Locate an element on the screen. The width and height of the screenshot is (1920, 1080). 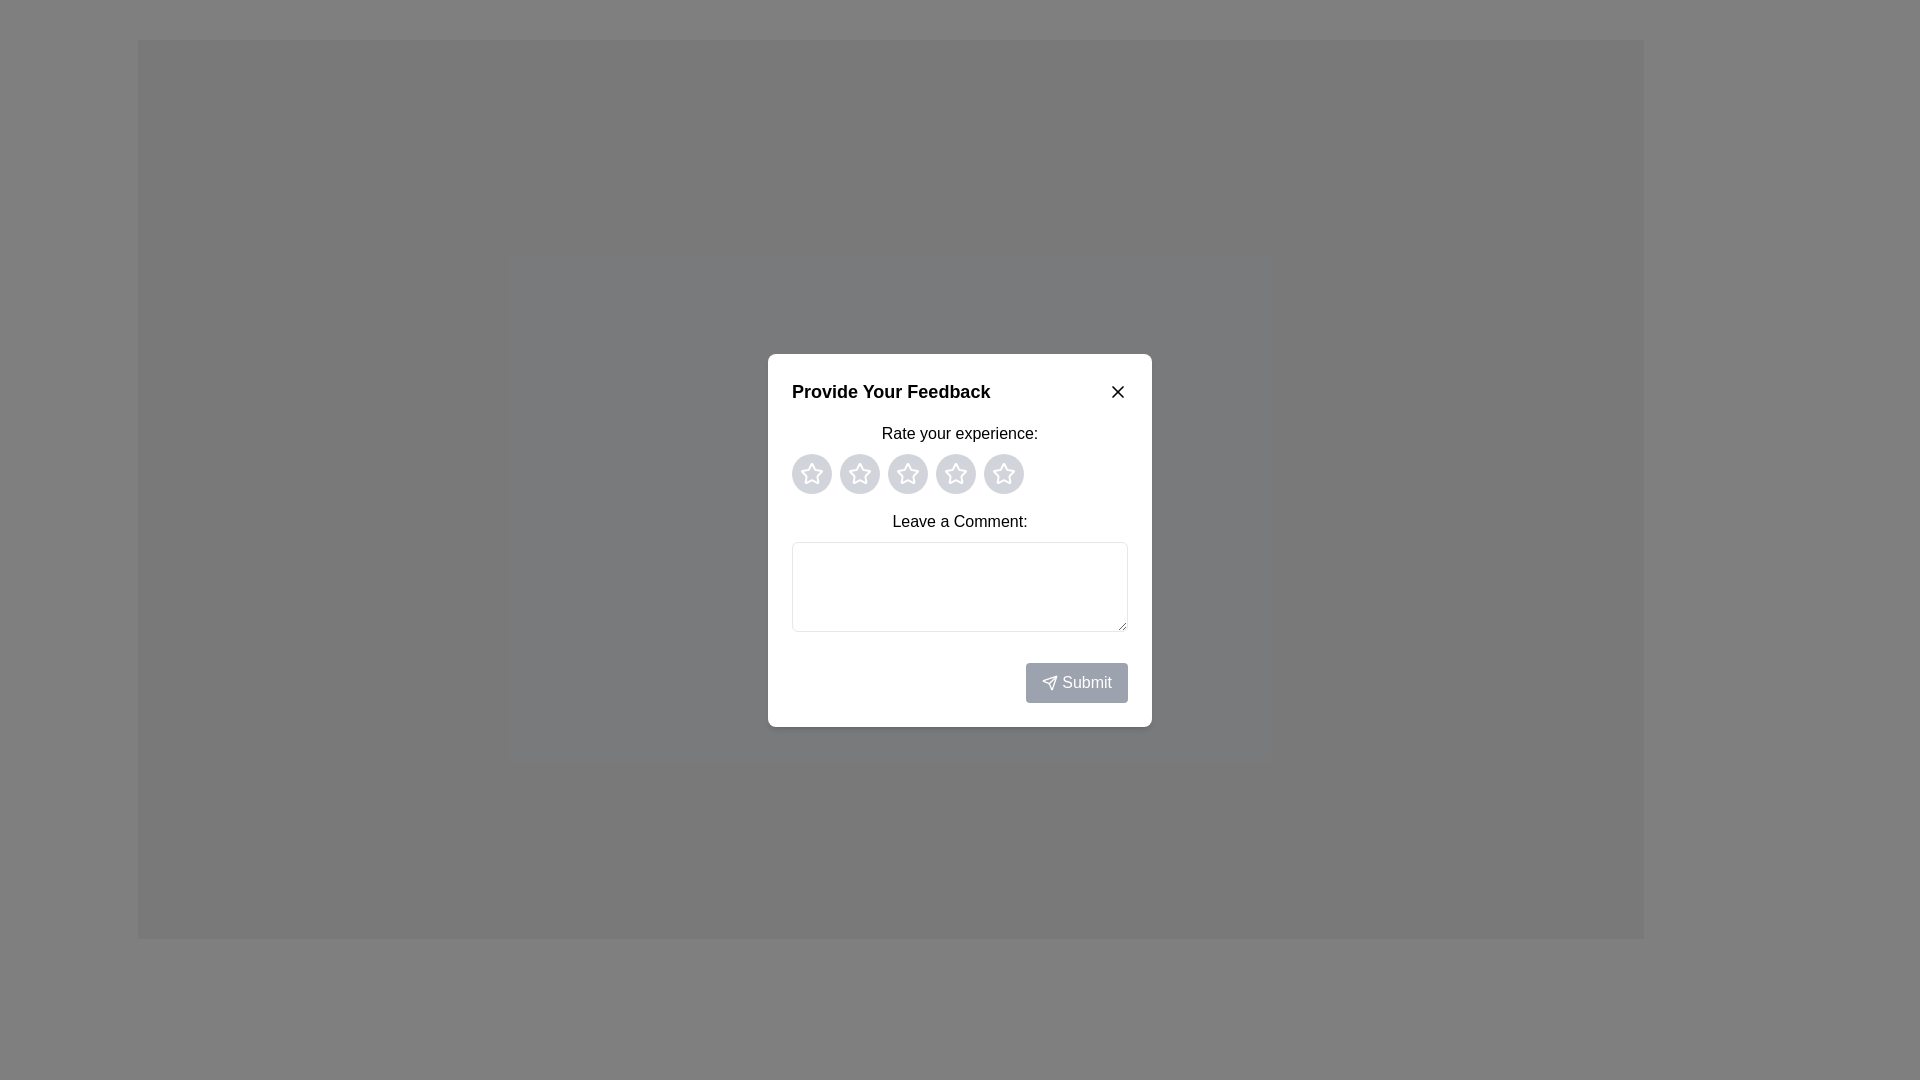
the star icon, which is the second in a series of five rating stars within the 'Provide Your Feedback' dialog box is located at coordinates (954, 473).